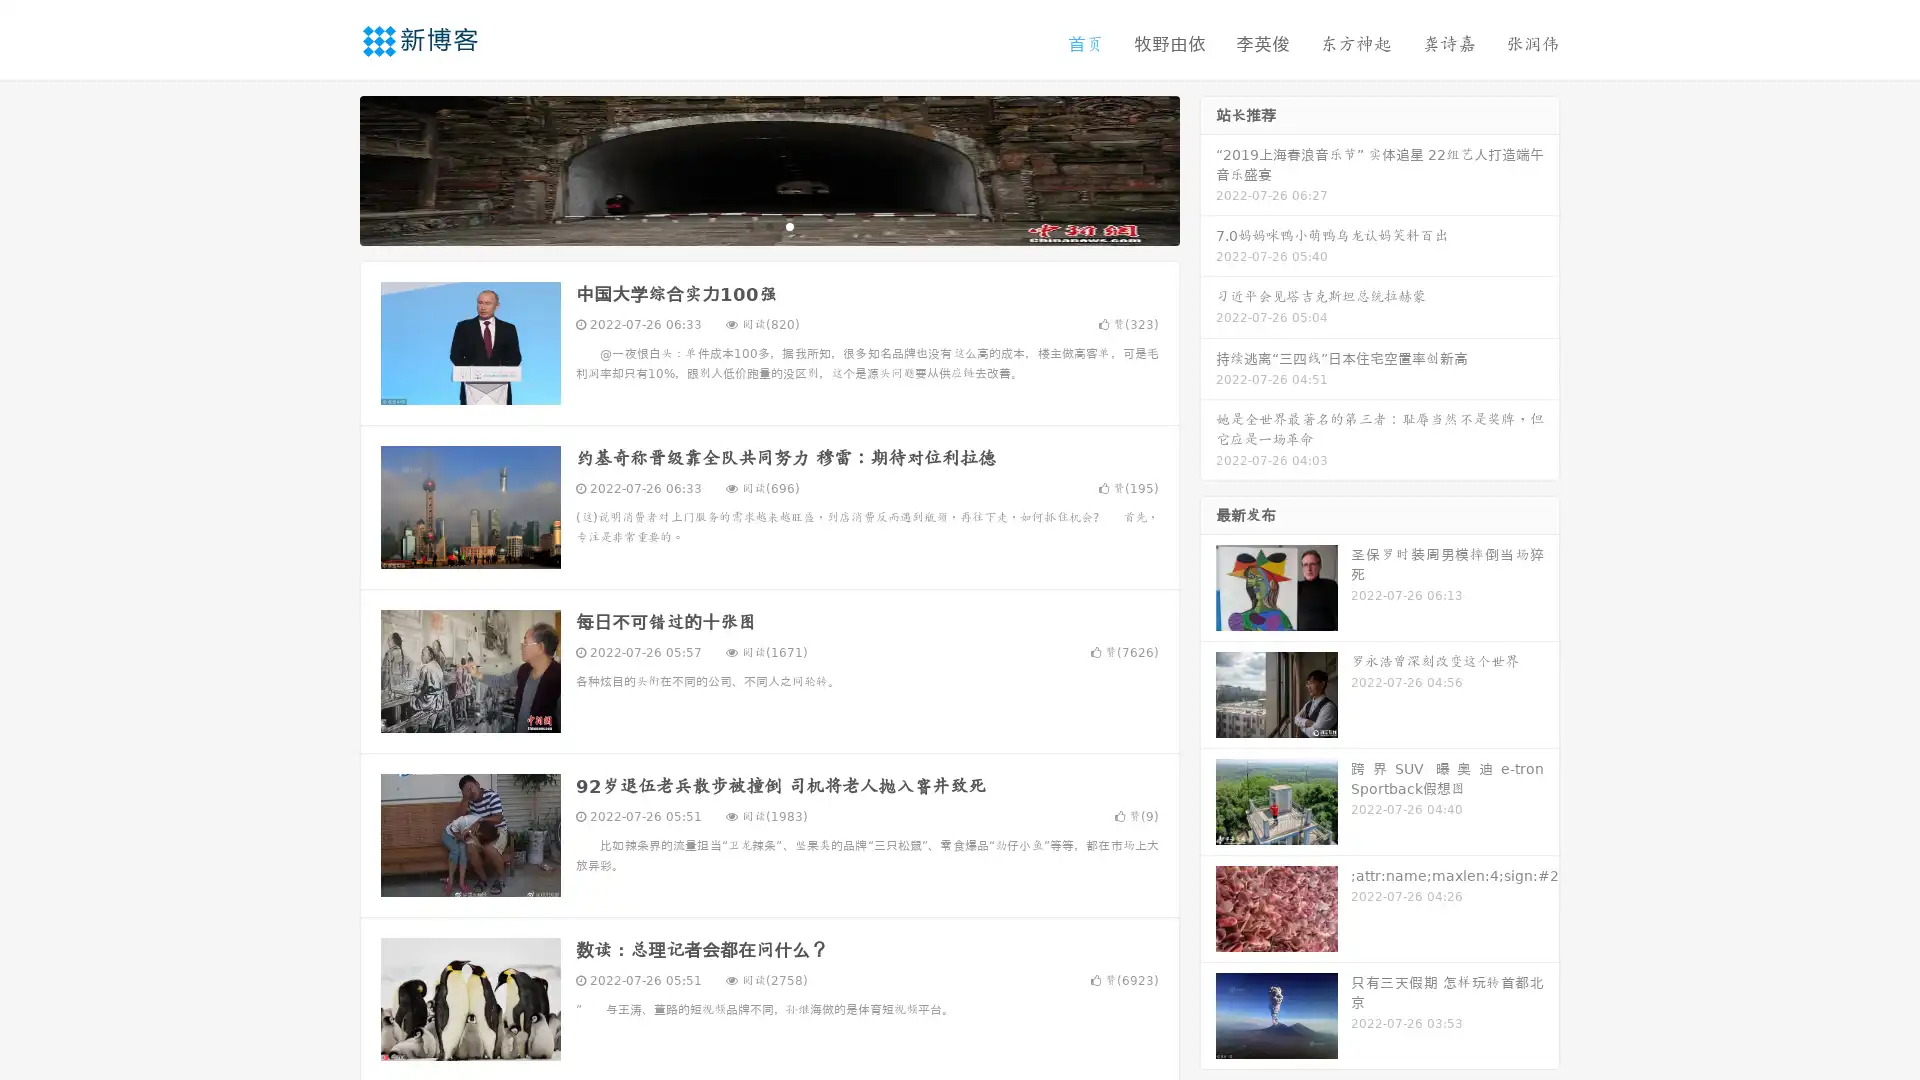 This screenshot has height=1080, width=1920. I want to click on Go to slide 1, so click(748, 225).